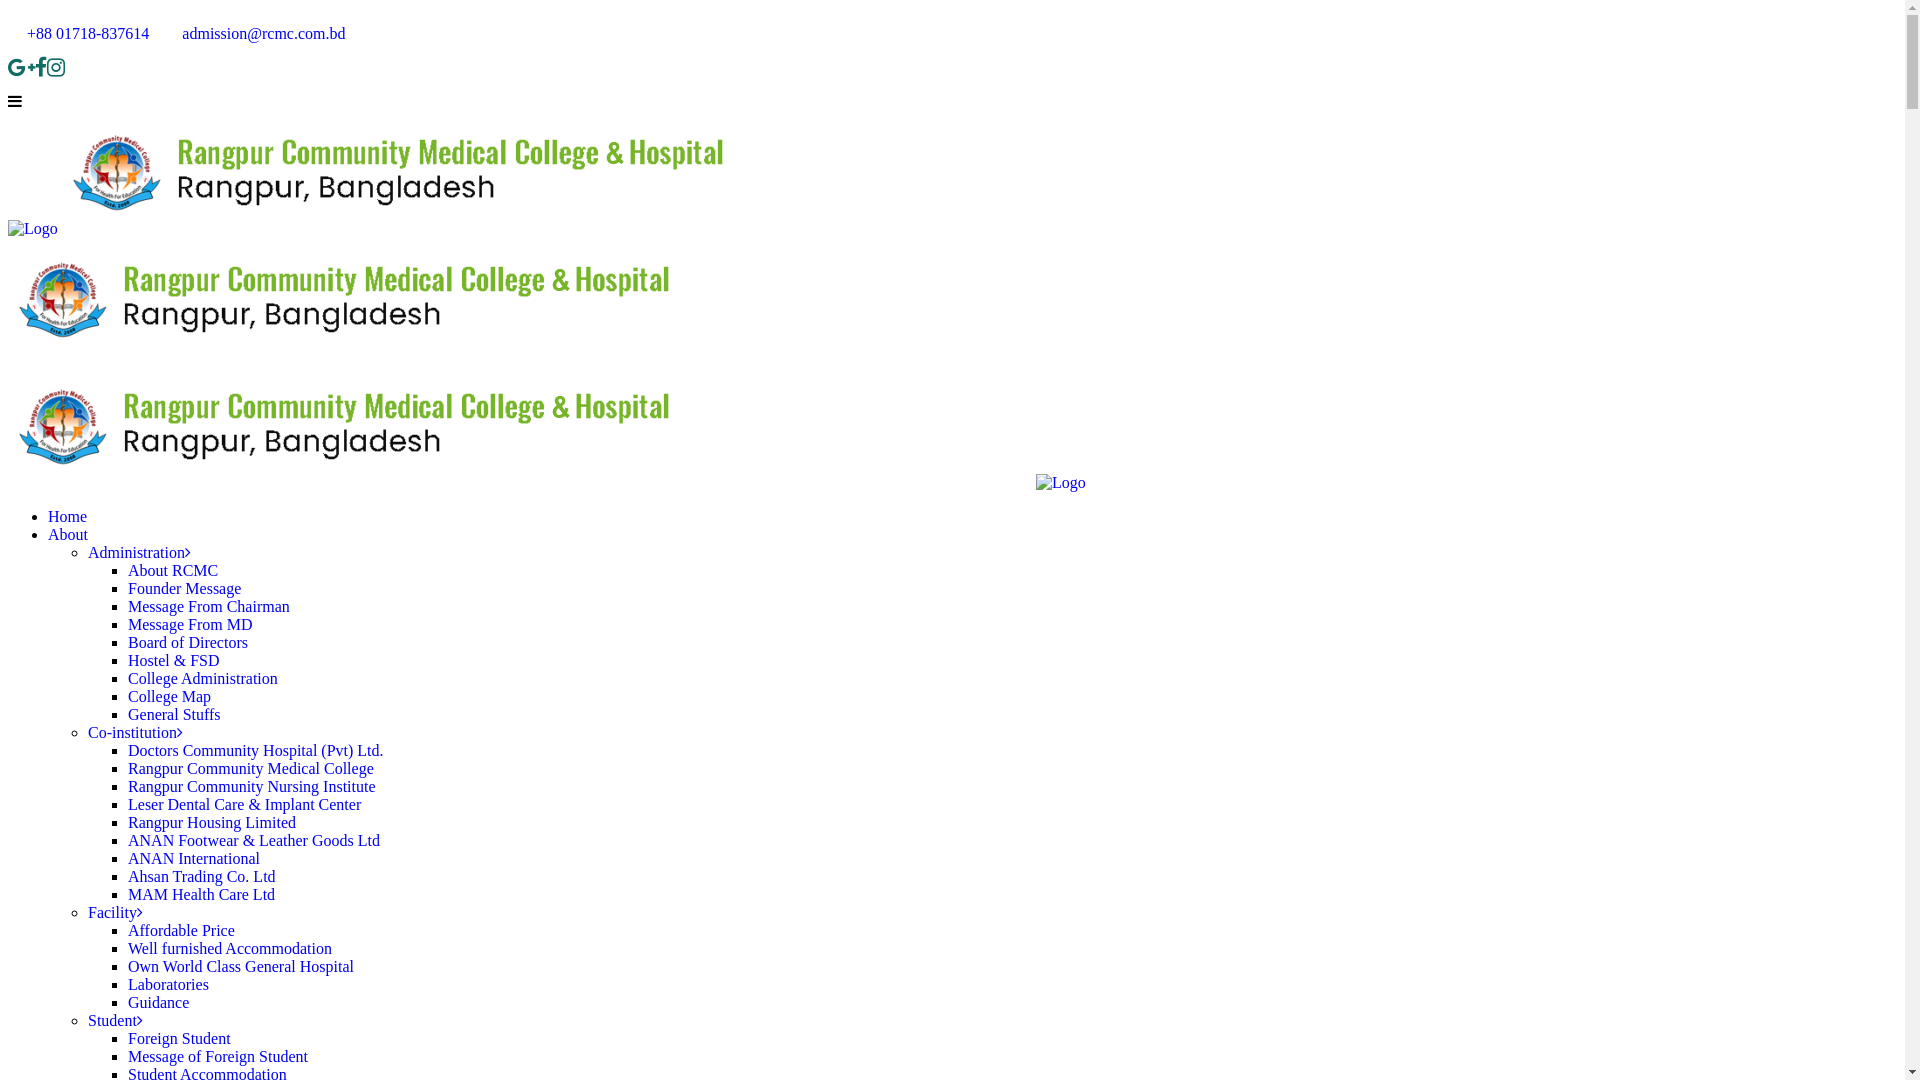 This screenshot has width=1920, height=1080. I want to click on 'Founder Message', so click(184, 587).